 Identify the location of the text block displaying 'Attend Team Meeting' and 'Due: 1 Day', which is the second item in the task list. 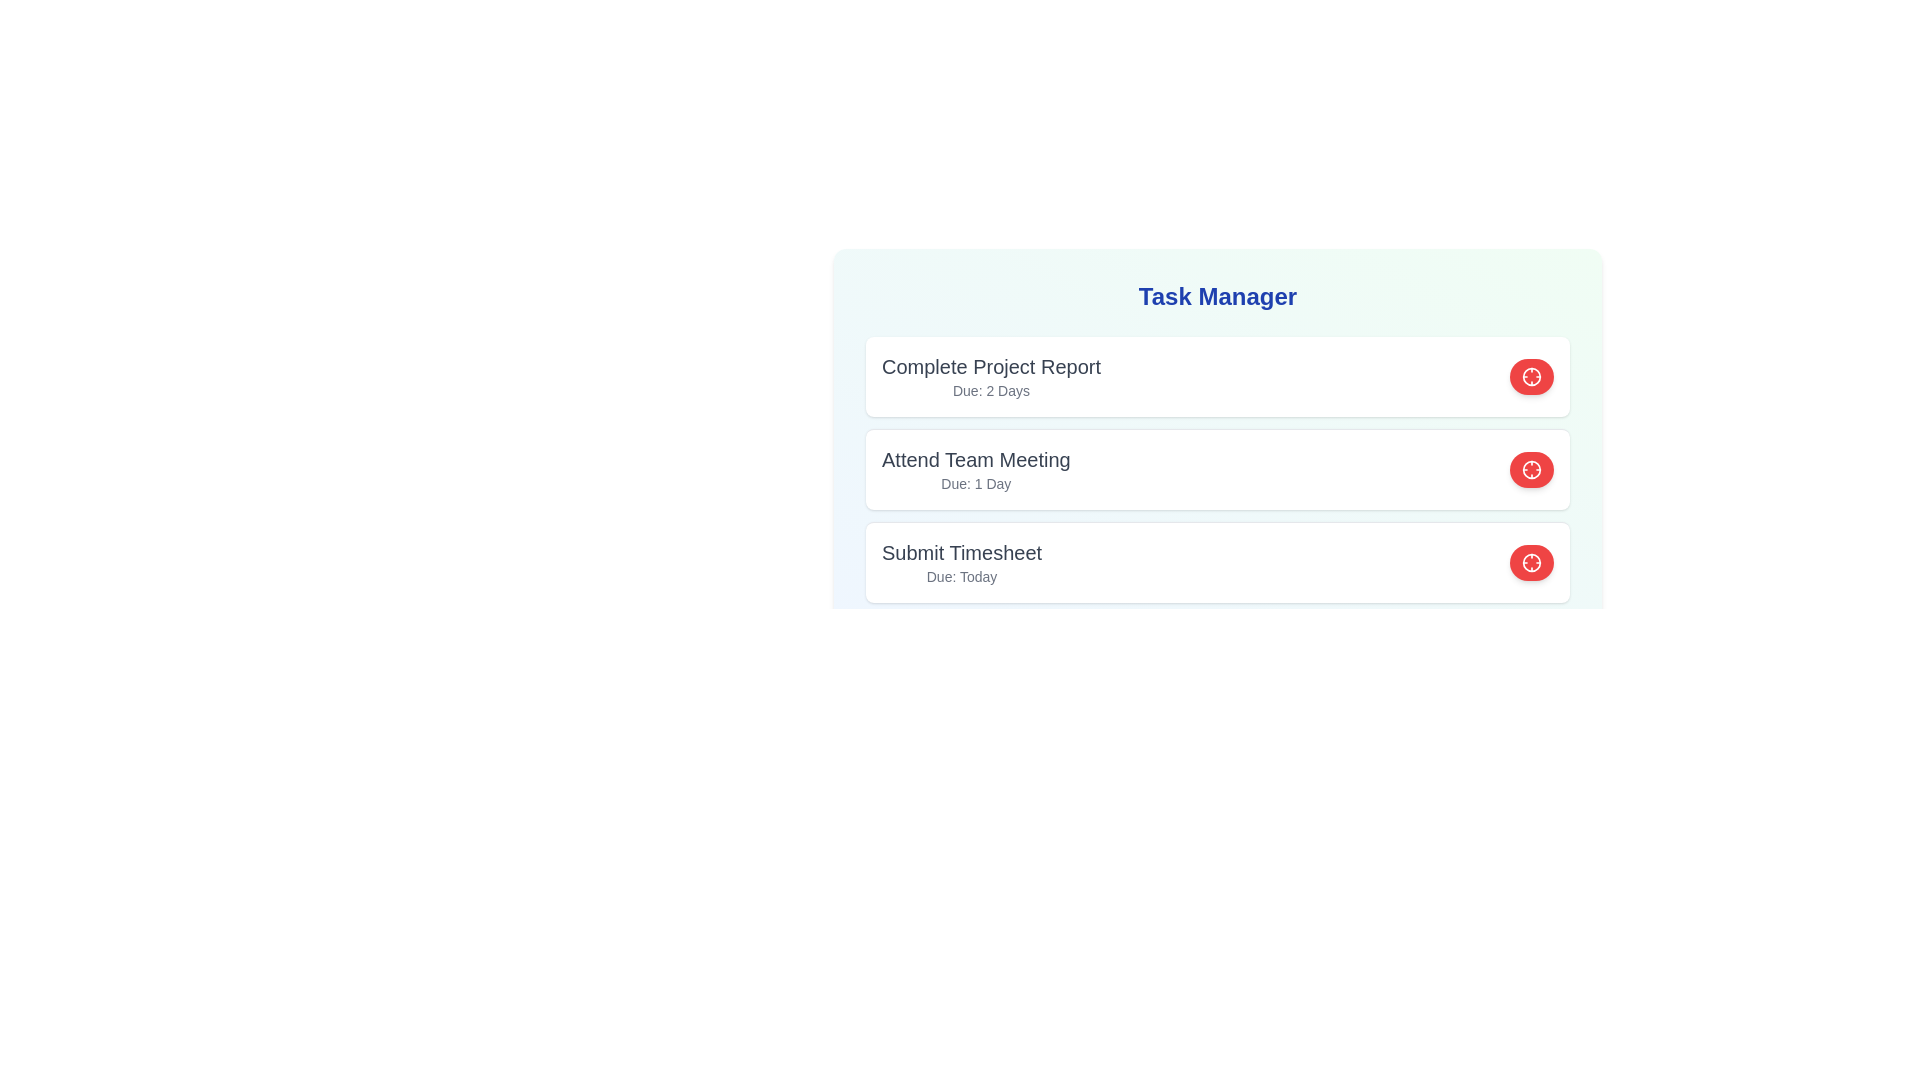
(976, 470).